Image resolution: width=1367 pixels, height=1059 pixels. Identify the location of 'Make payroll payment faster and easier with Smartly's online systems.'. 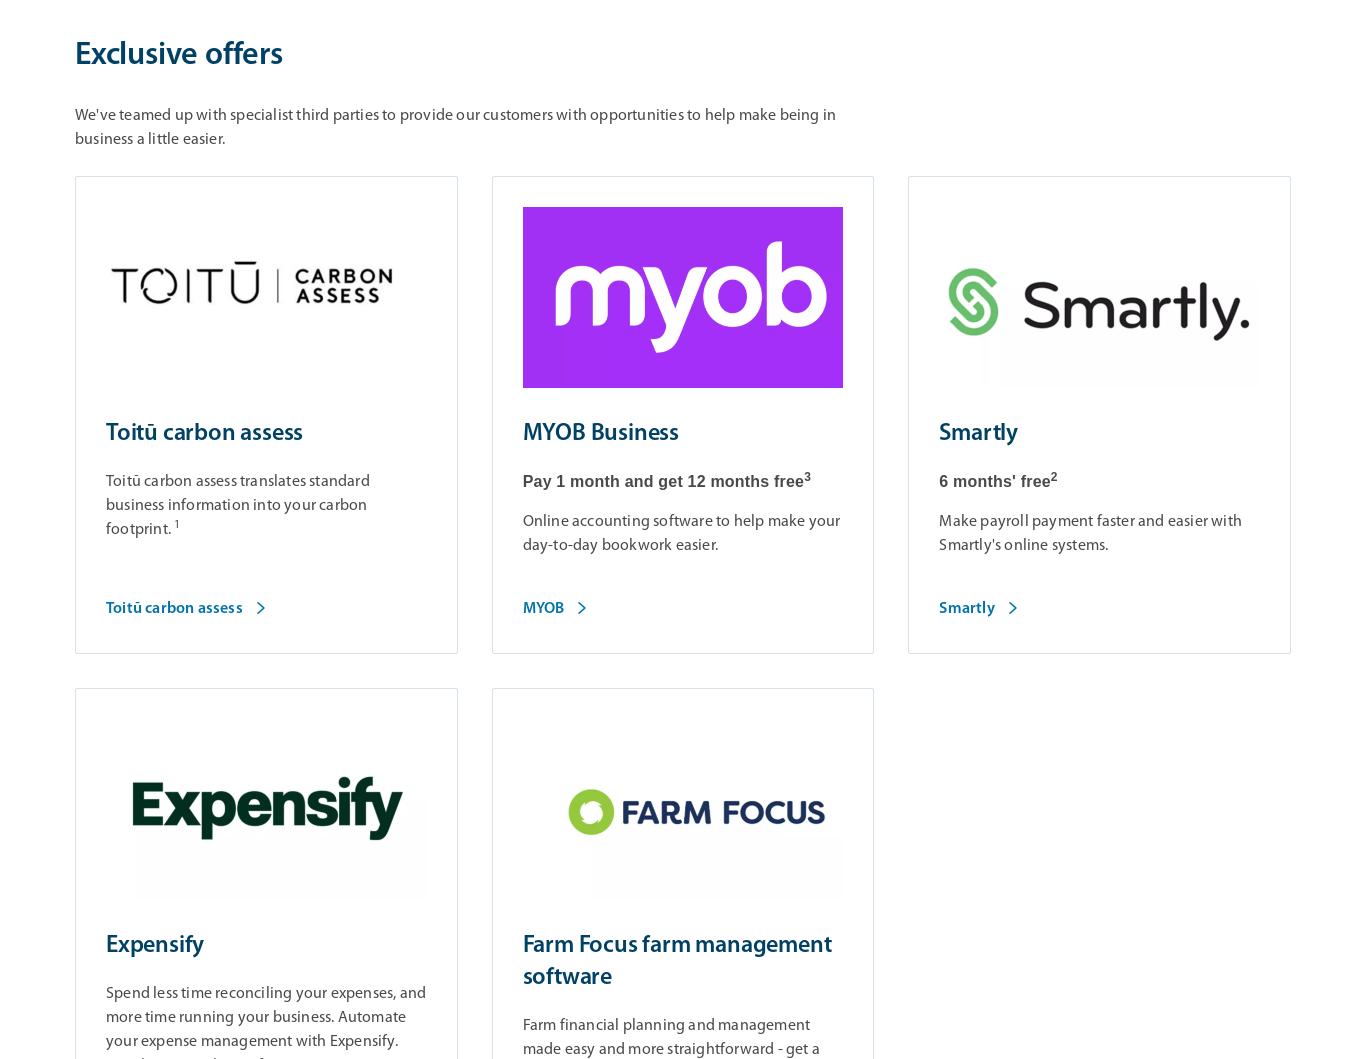
(1089, 531).